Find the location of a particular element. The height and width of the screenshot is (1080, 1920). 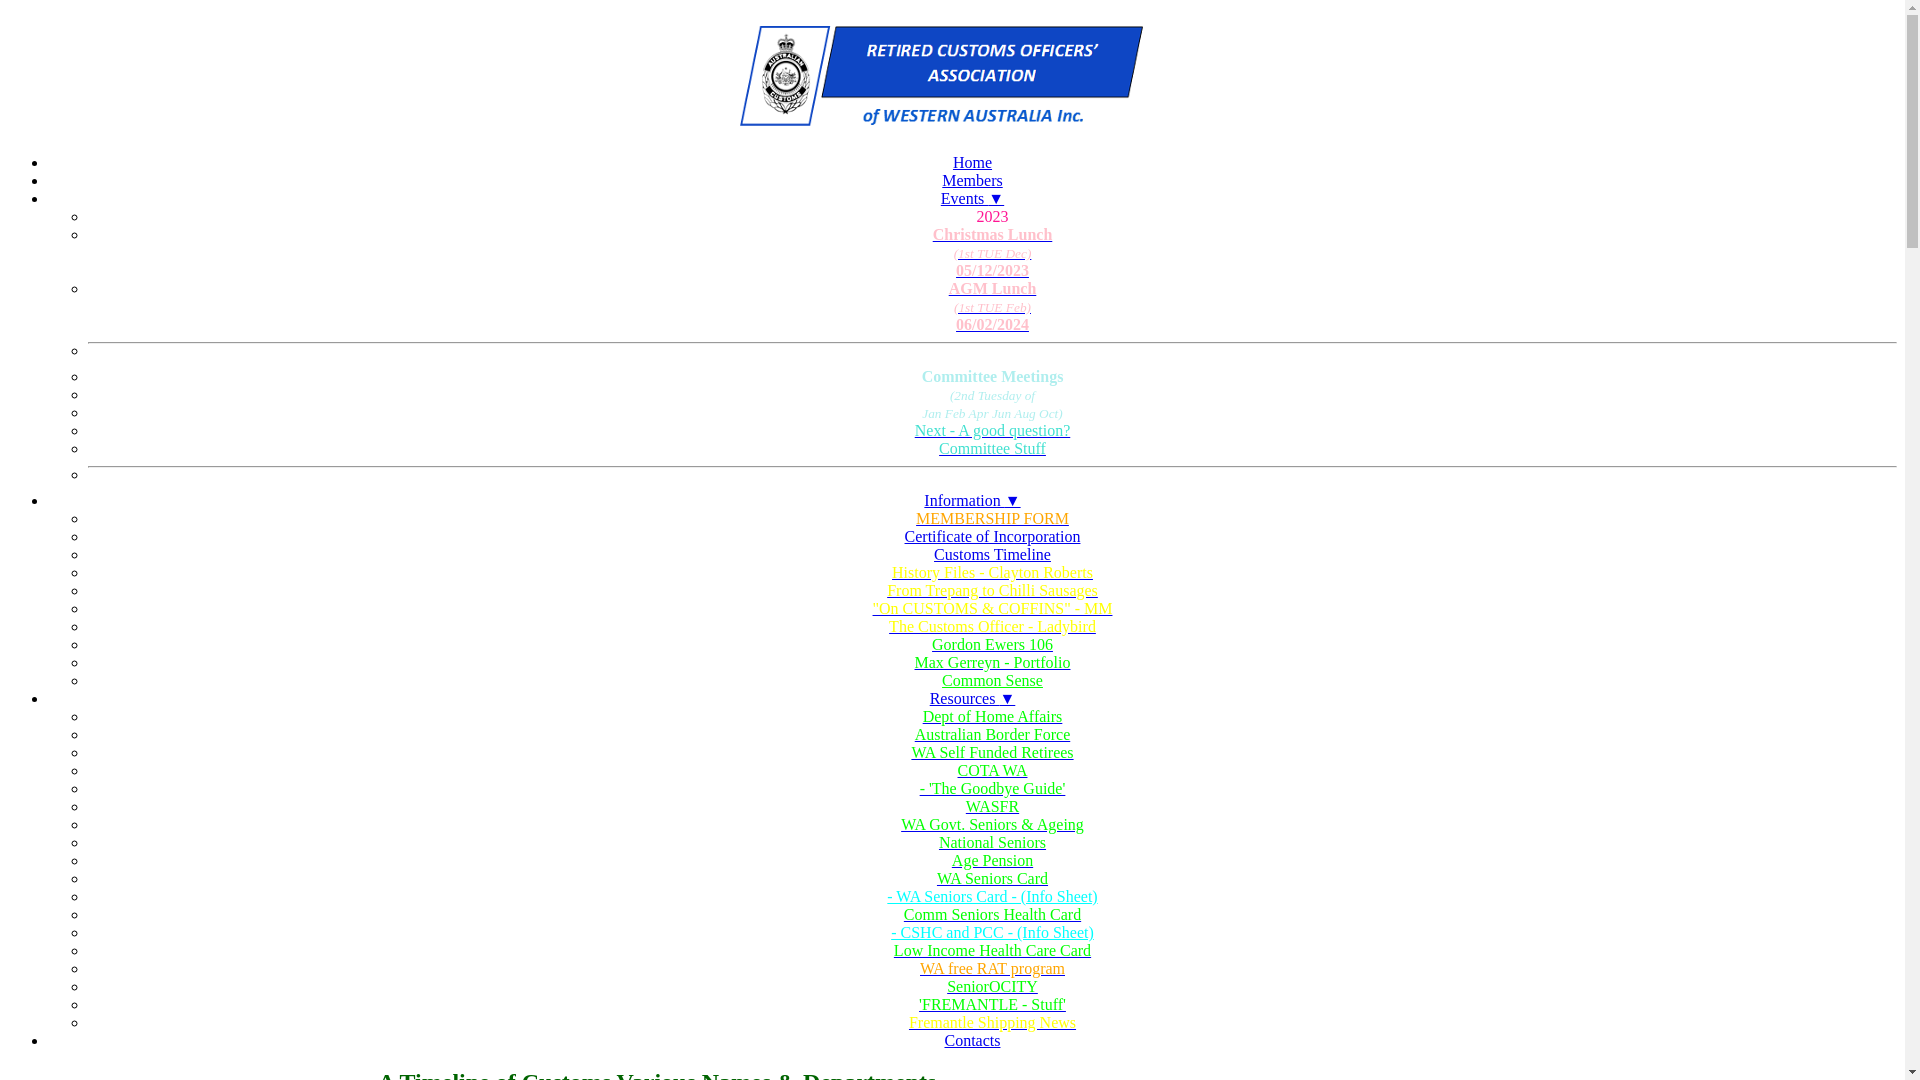

'Next - A good question?' is located at coordinates (992, 430).